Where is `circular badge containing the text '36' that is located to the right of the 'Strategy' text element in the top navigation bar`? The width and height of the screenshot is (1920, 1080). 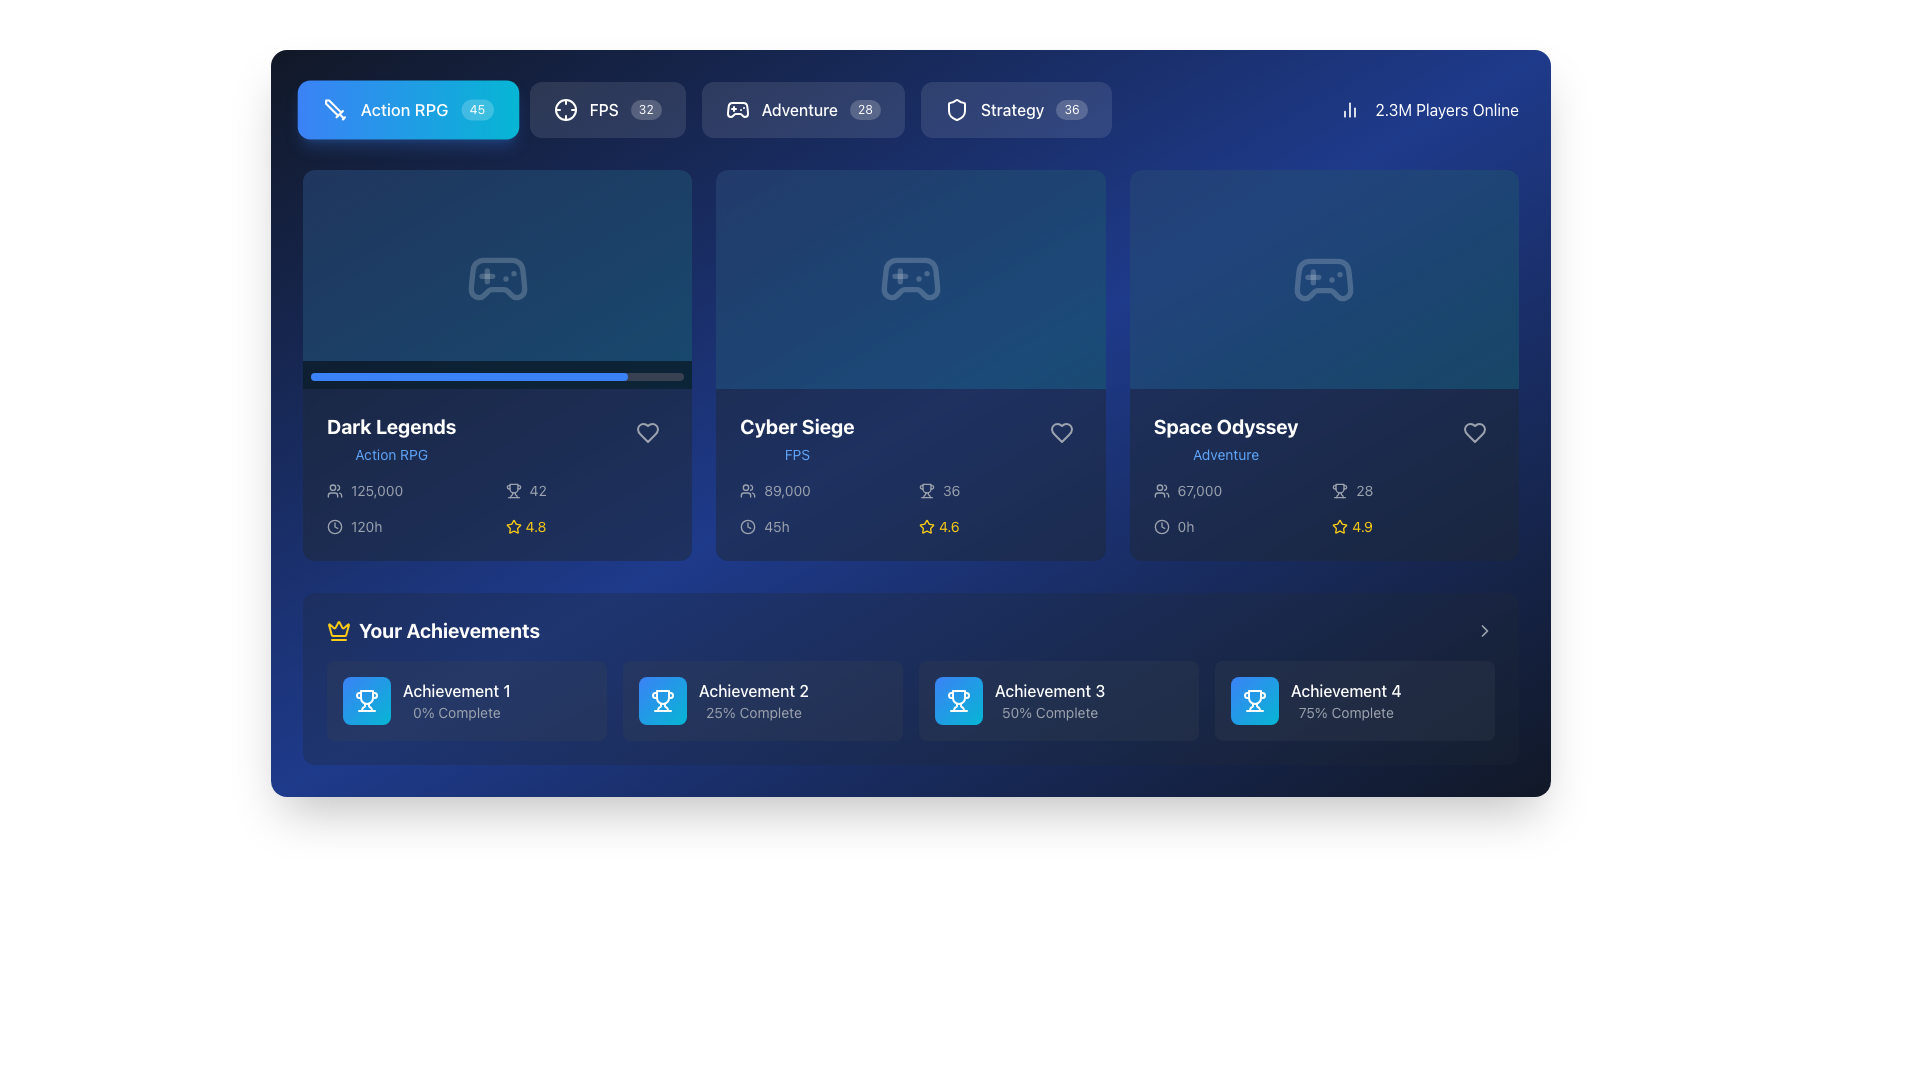
circular badge containing the text '36' that is located to the right of the 'Strategy' text element in the top navigation bar is located at coordinates (1071, 110).